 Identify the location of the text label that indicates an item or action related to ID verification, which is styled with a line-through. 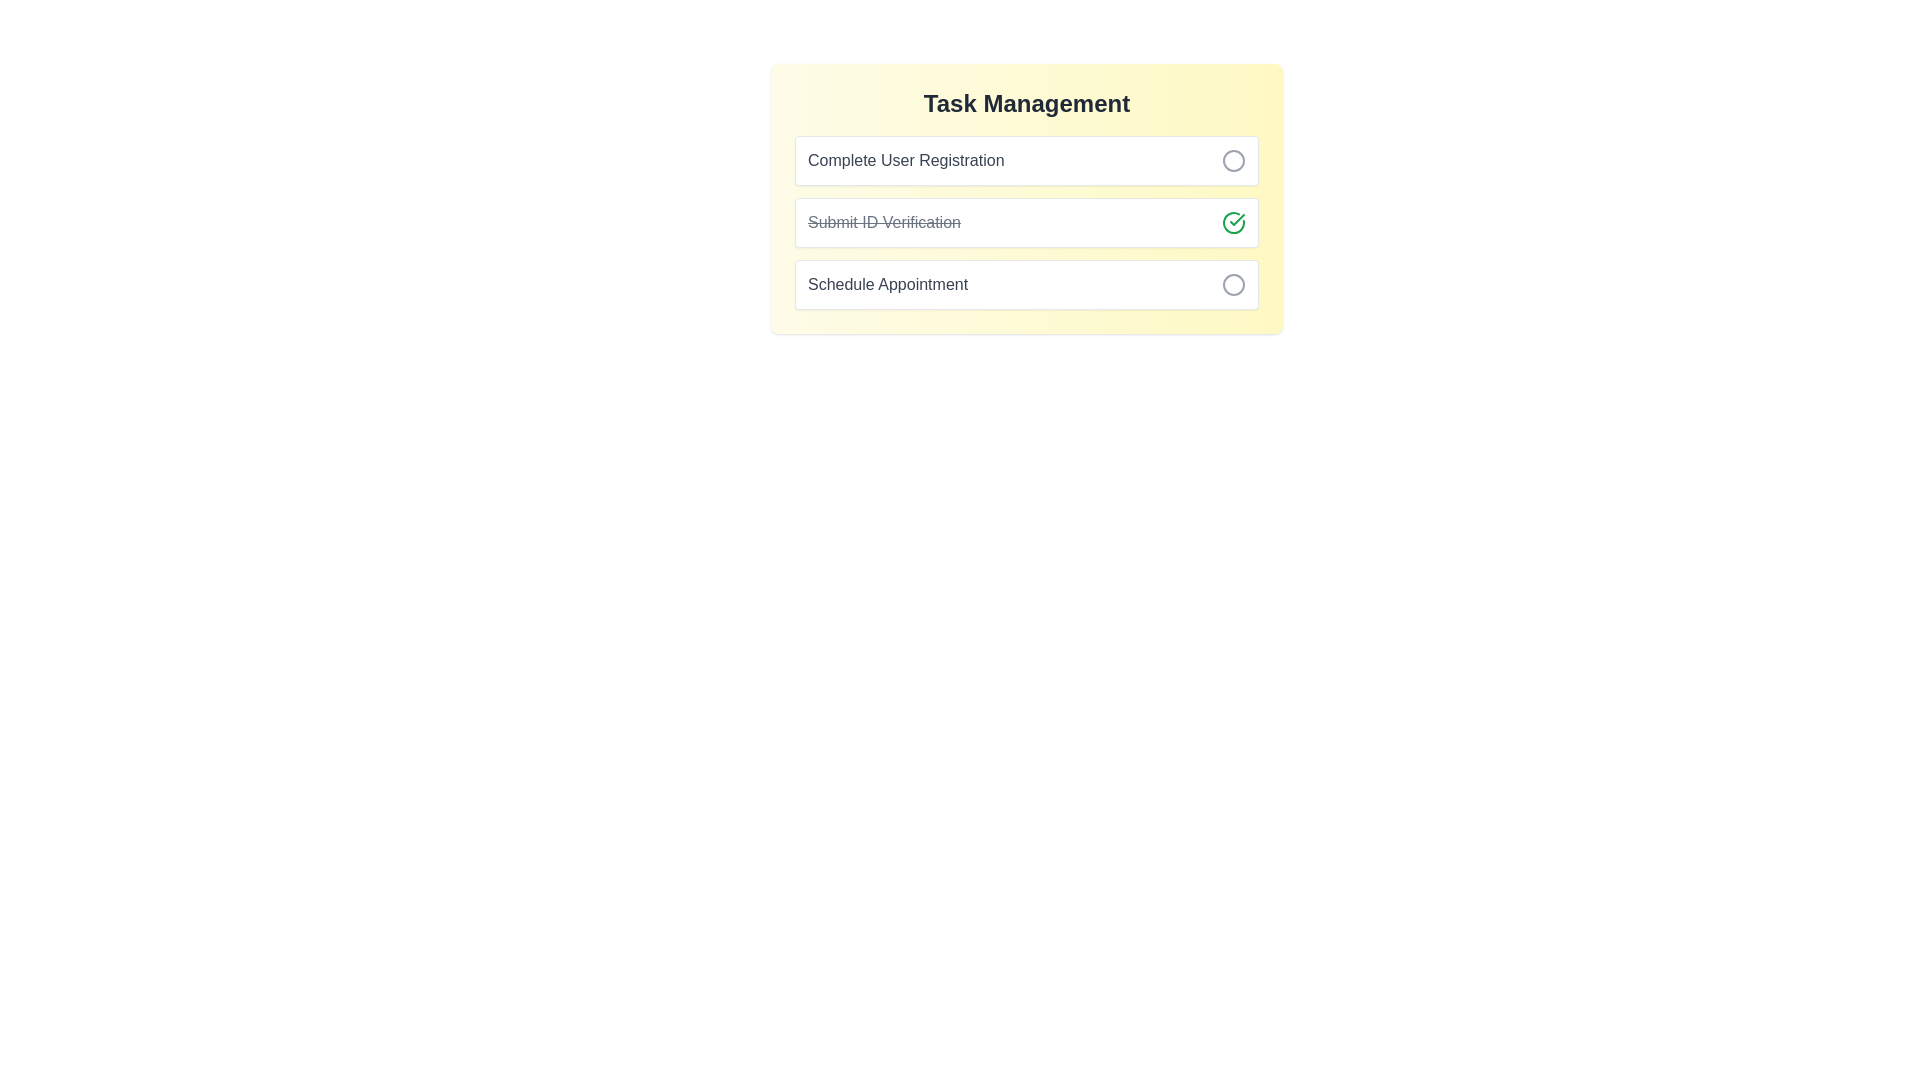
(883, 223).